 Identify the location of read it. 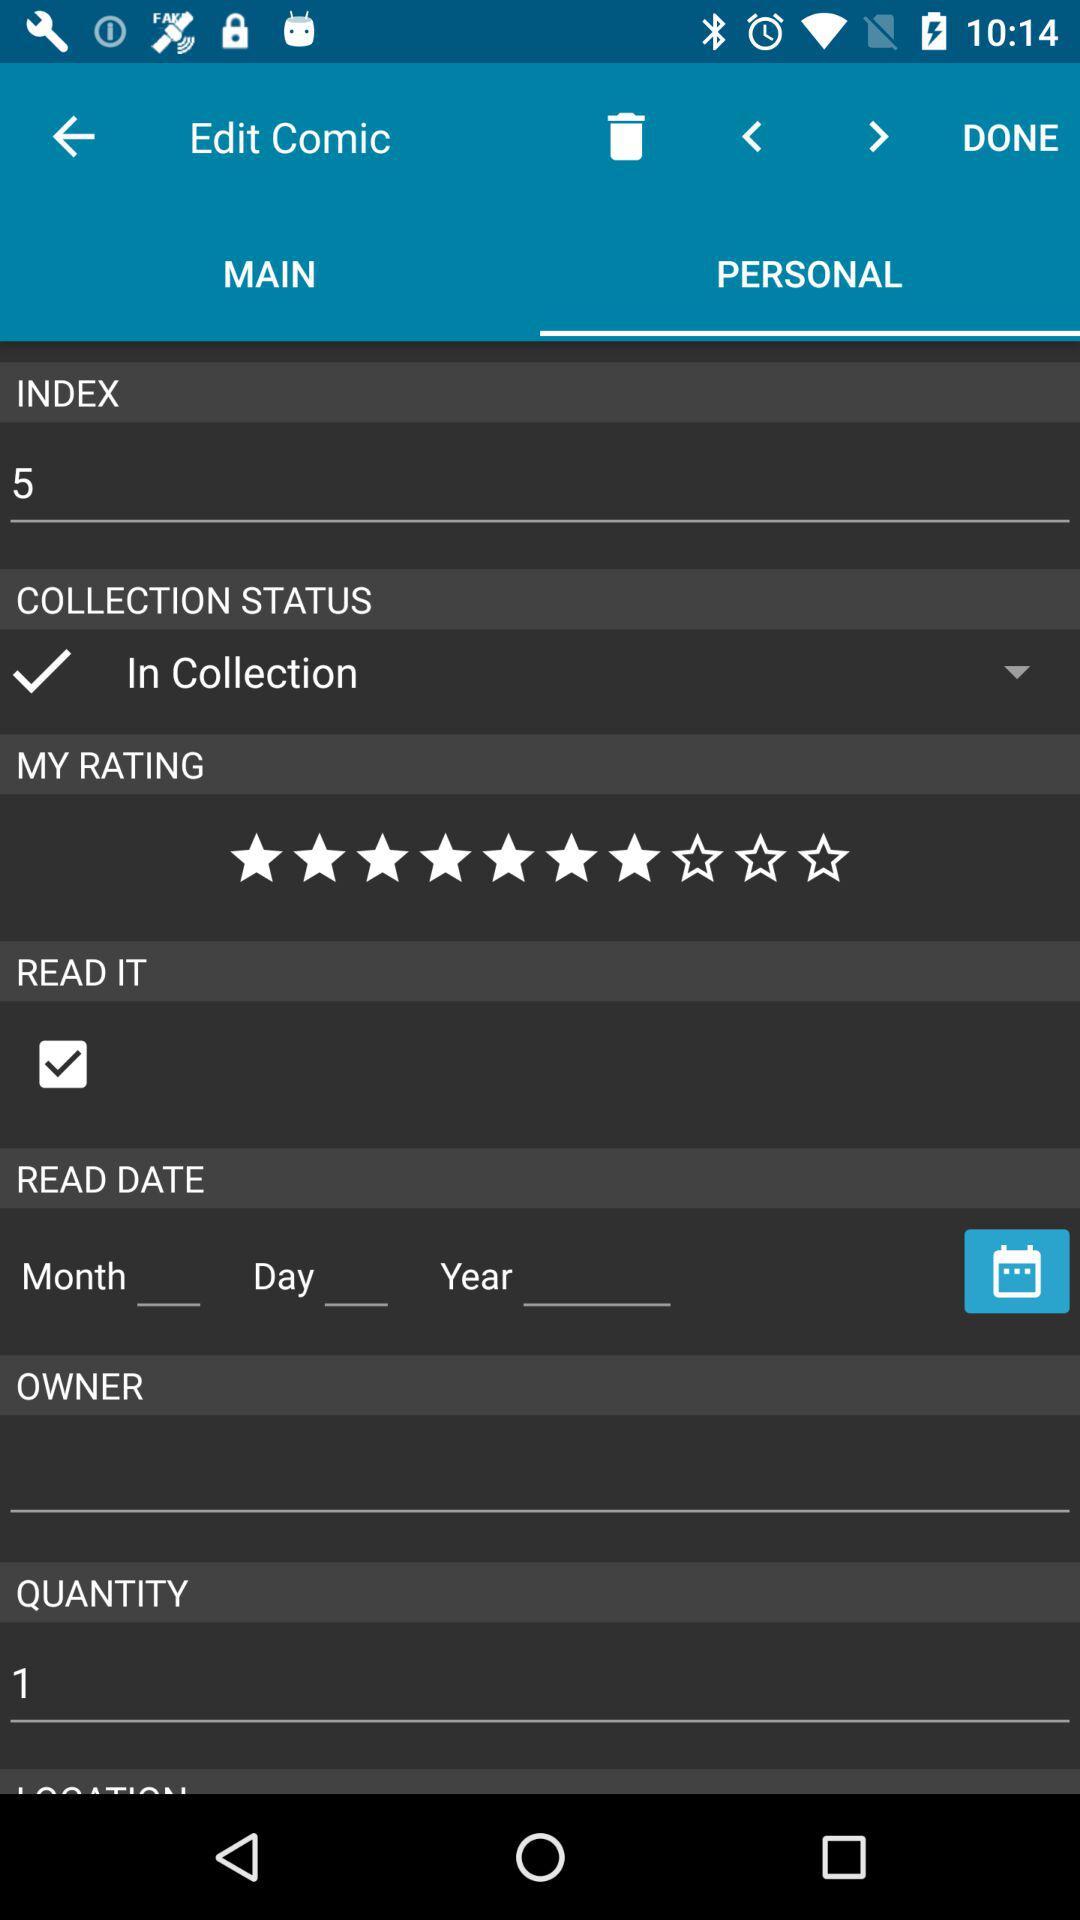
(83, 1063).